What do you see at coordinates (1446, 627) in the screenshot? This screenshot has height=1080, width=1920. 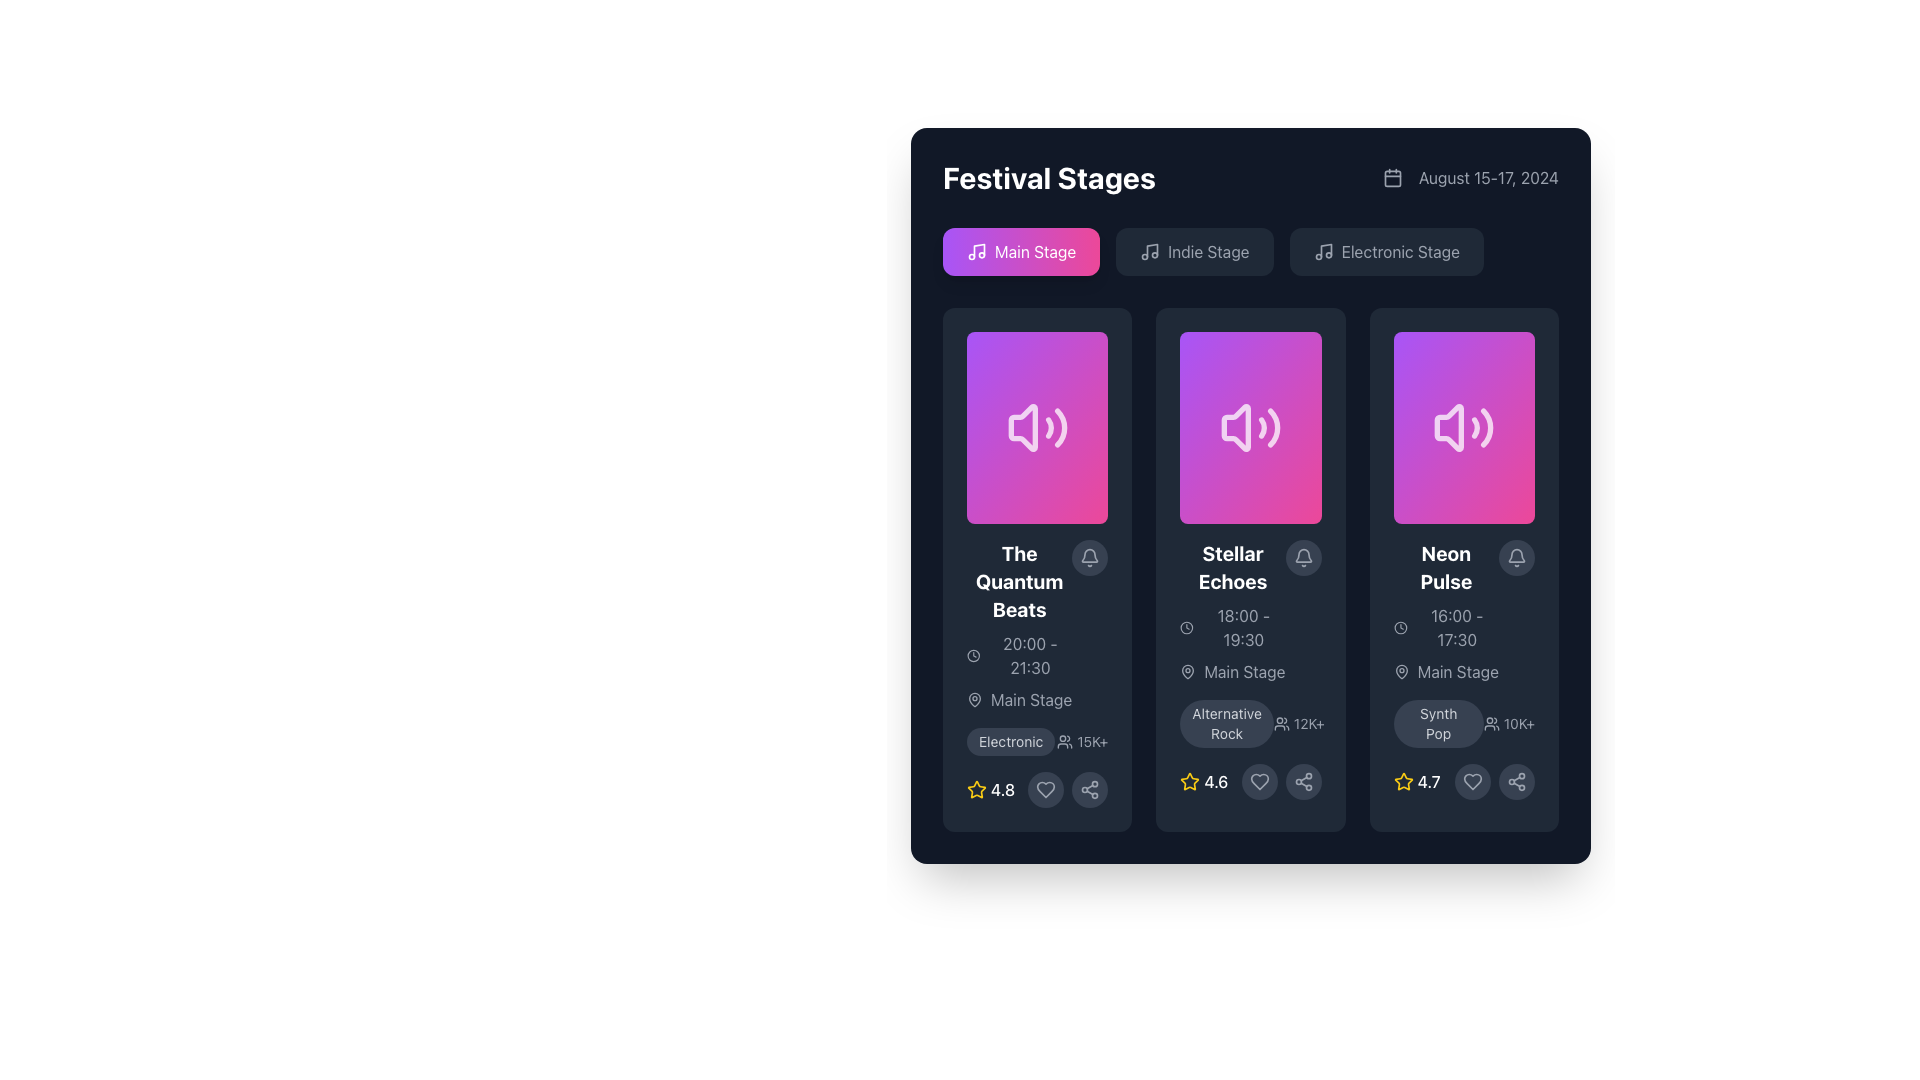 I see `the text indicating the time duration for the 'Neon Pulse' event, which is positioned below the event's title and above the stage location detail` at bounding box center [1446, 627].